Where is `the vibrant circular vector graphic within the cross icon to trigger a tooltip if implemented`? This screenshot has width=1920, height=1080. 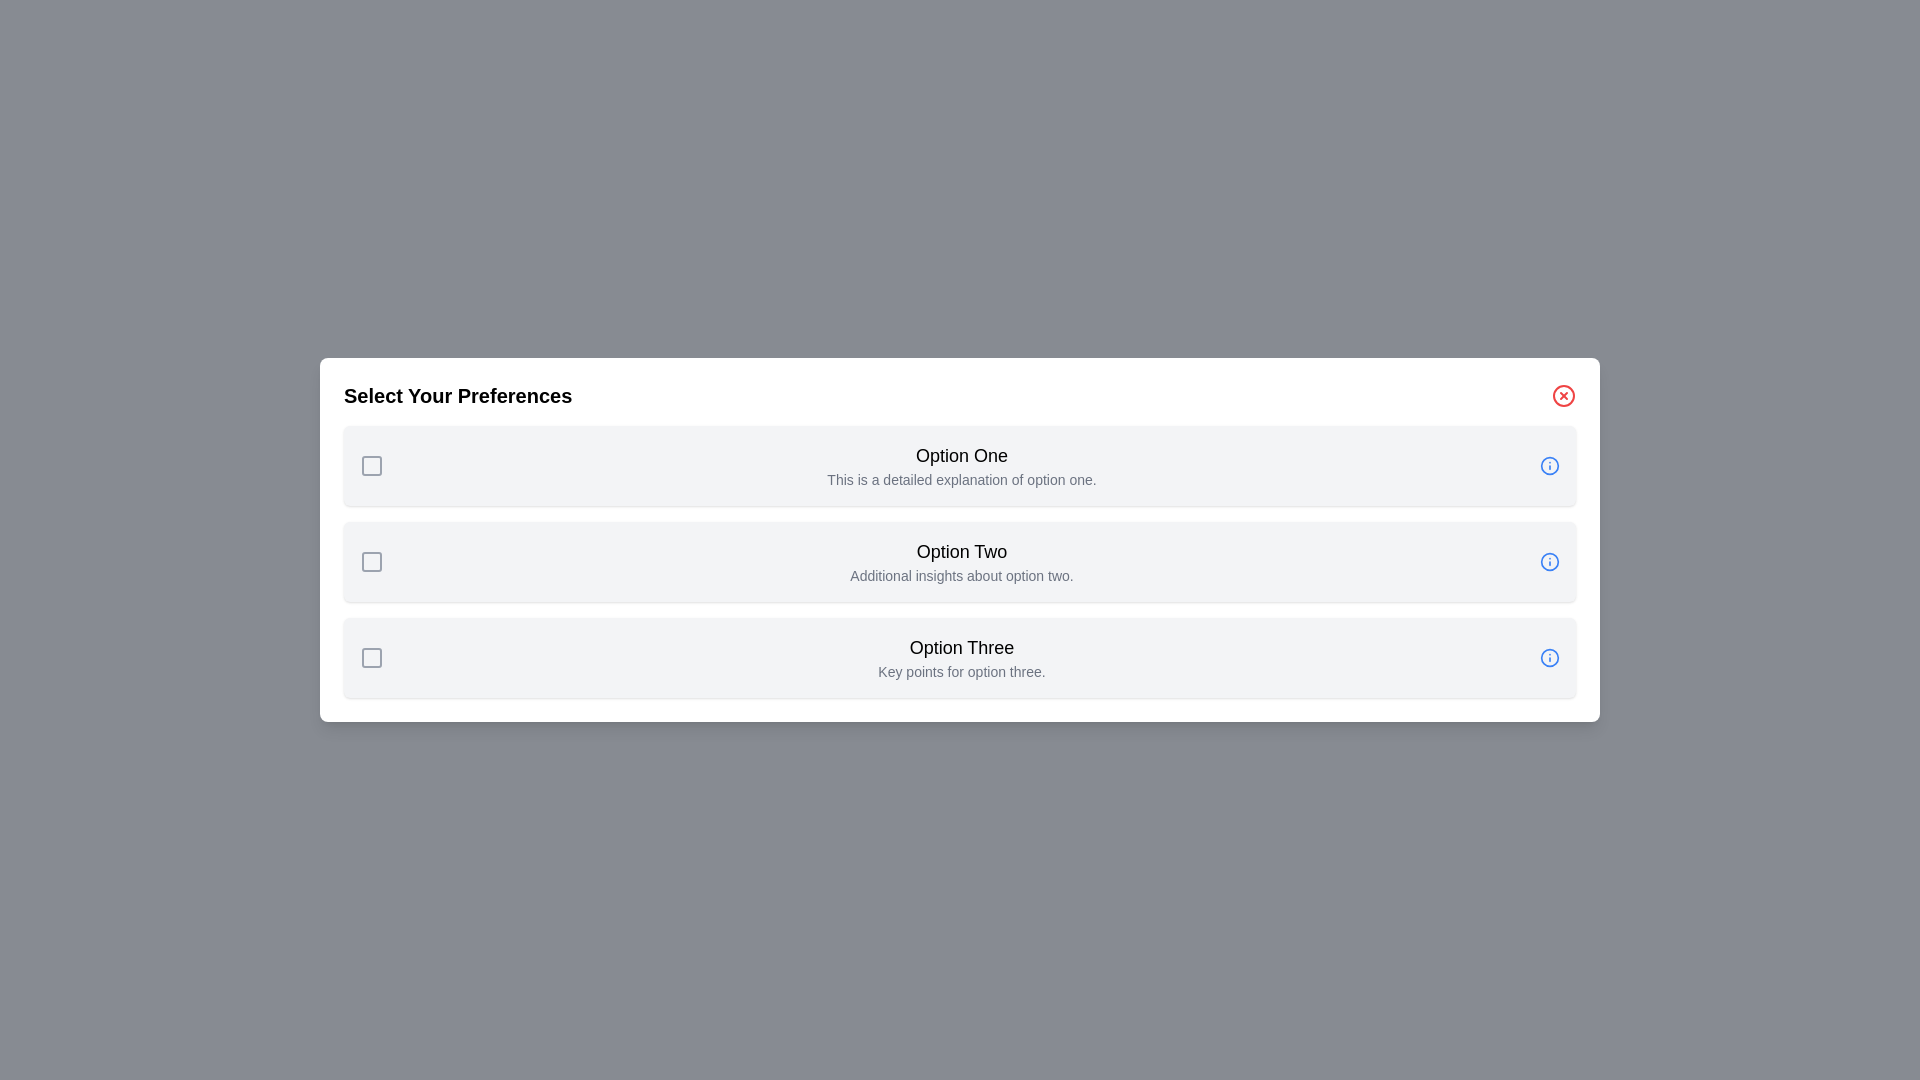 the vibrant circular vector graphic within the cross icon to trigger a tooltip if implemented is located at coordinates (1563, 396).